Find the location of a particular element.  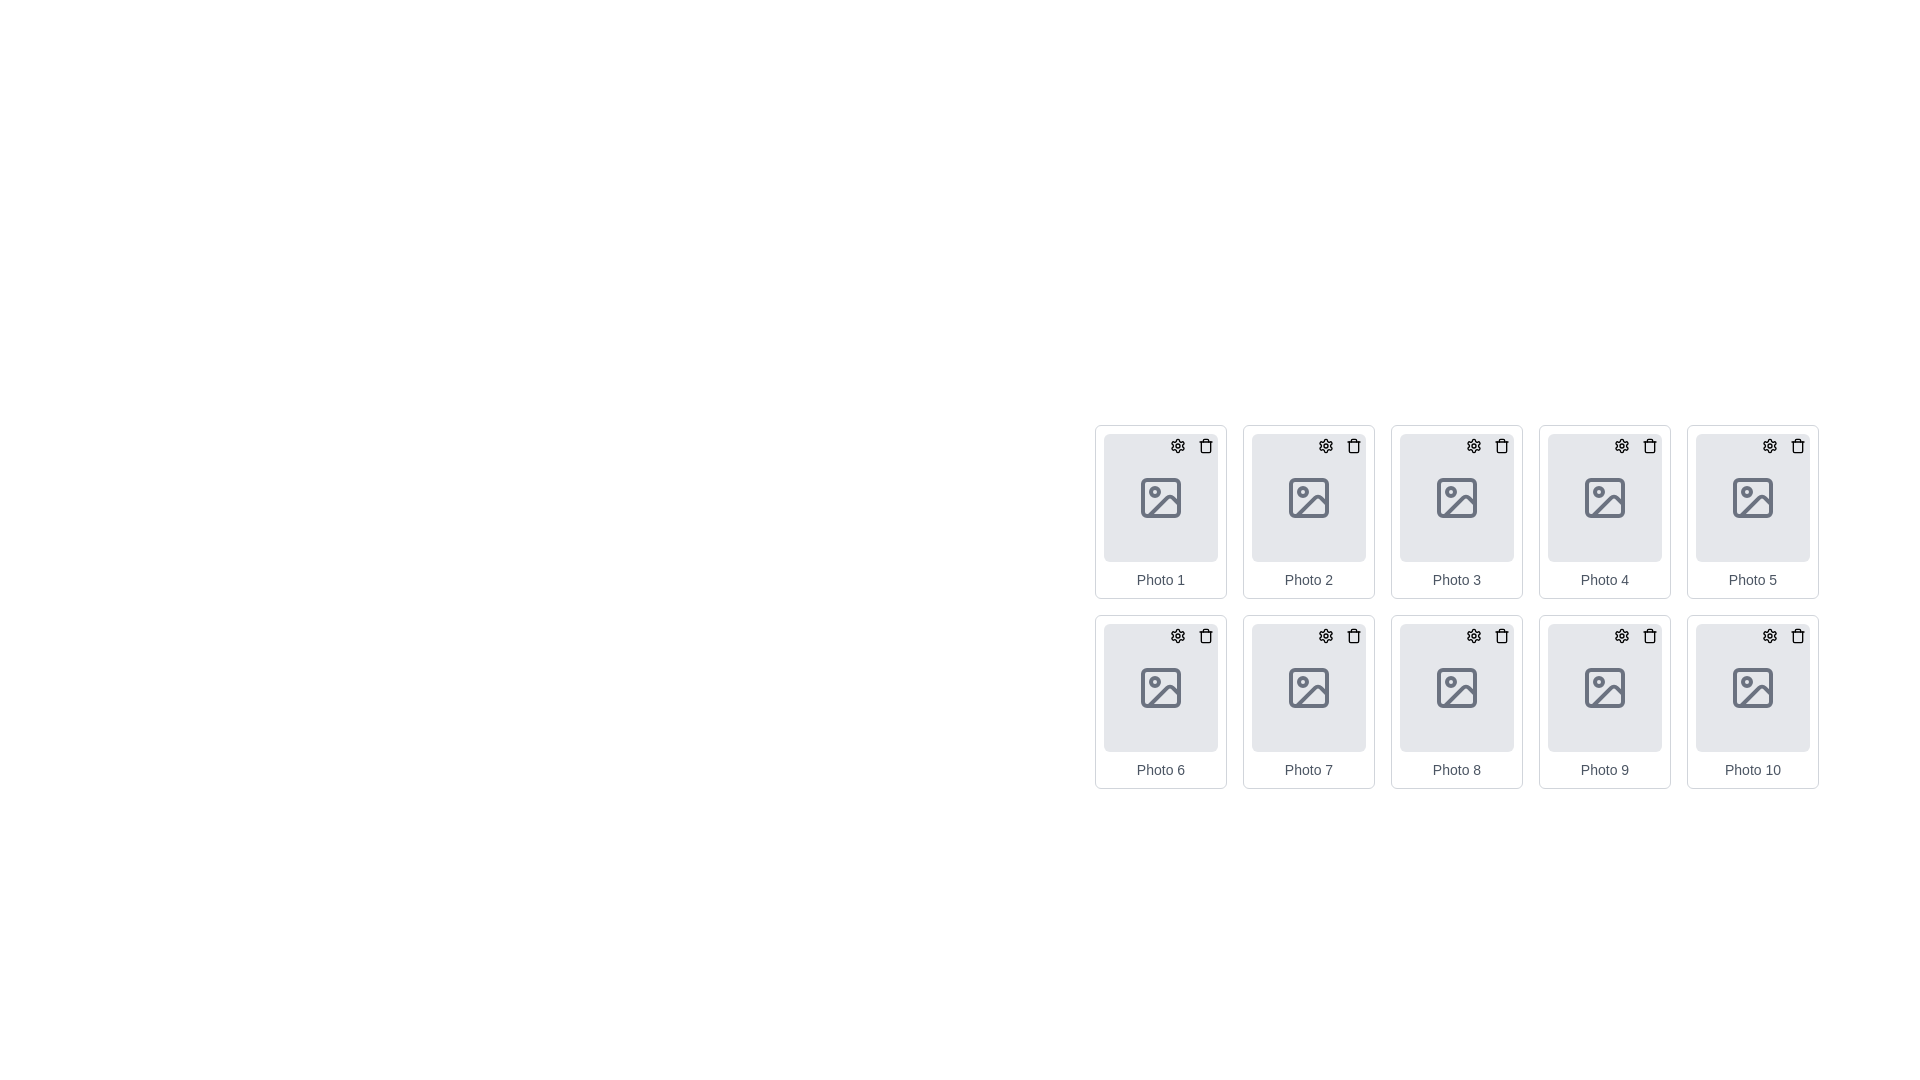

the image placeholder located in the bottom-right corner of the grid is located at coordinates (1751, 686).